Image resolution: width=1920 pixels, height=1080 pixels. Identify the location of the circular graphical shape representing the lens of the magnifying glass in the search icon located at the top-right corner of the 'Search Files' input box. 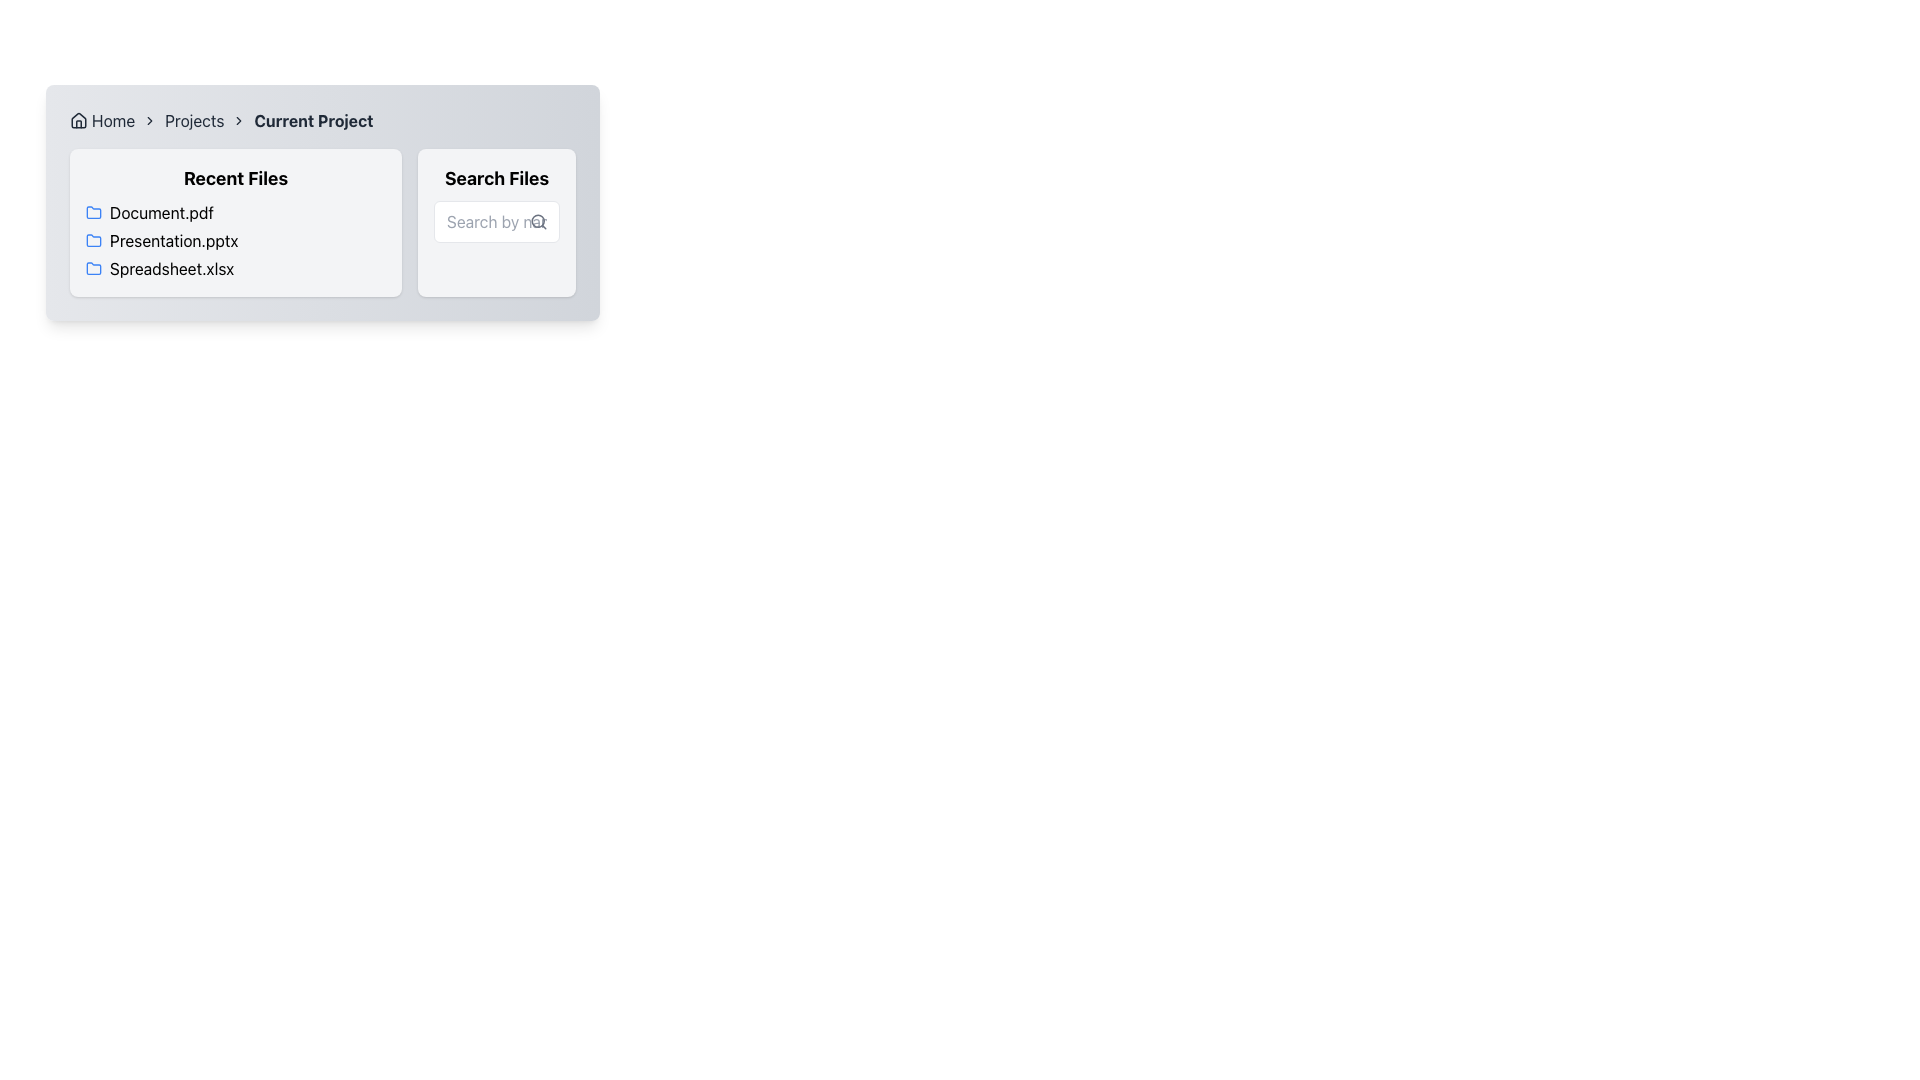
(538, 221).